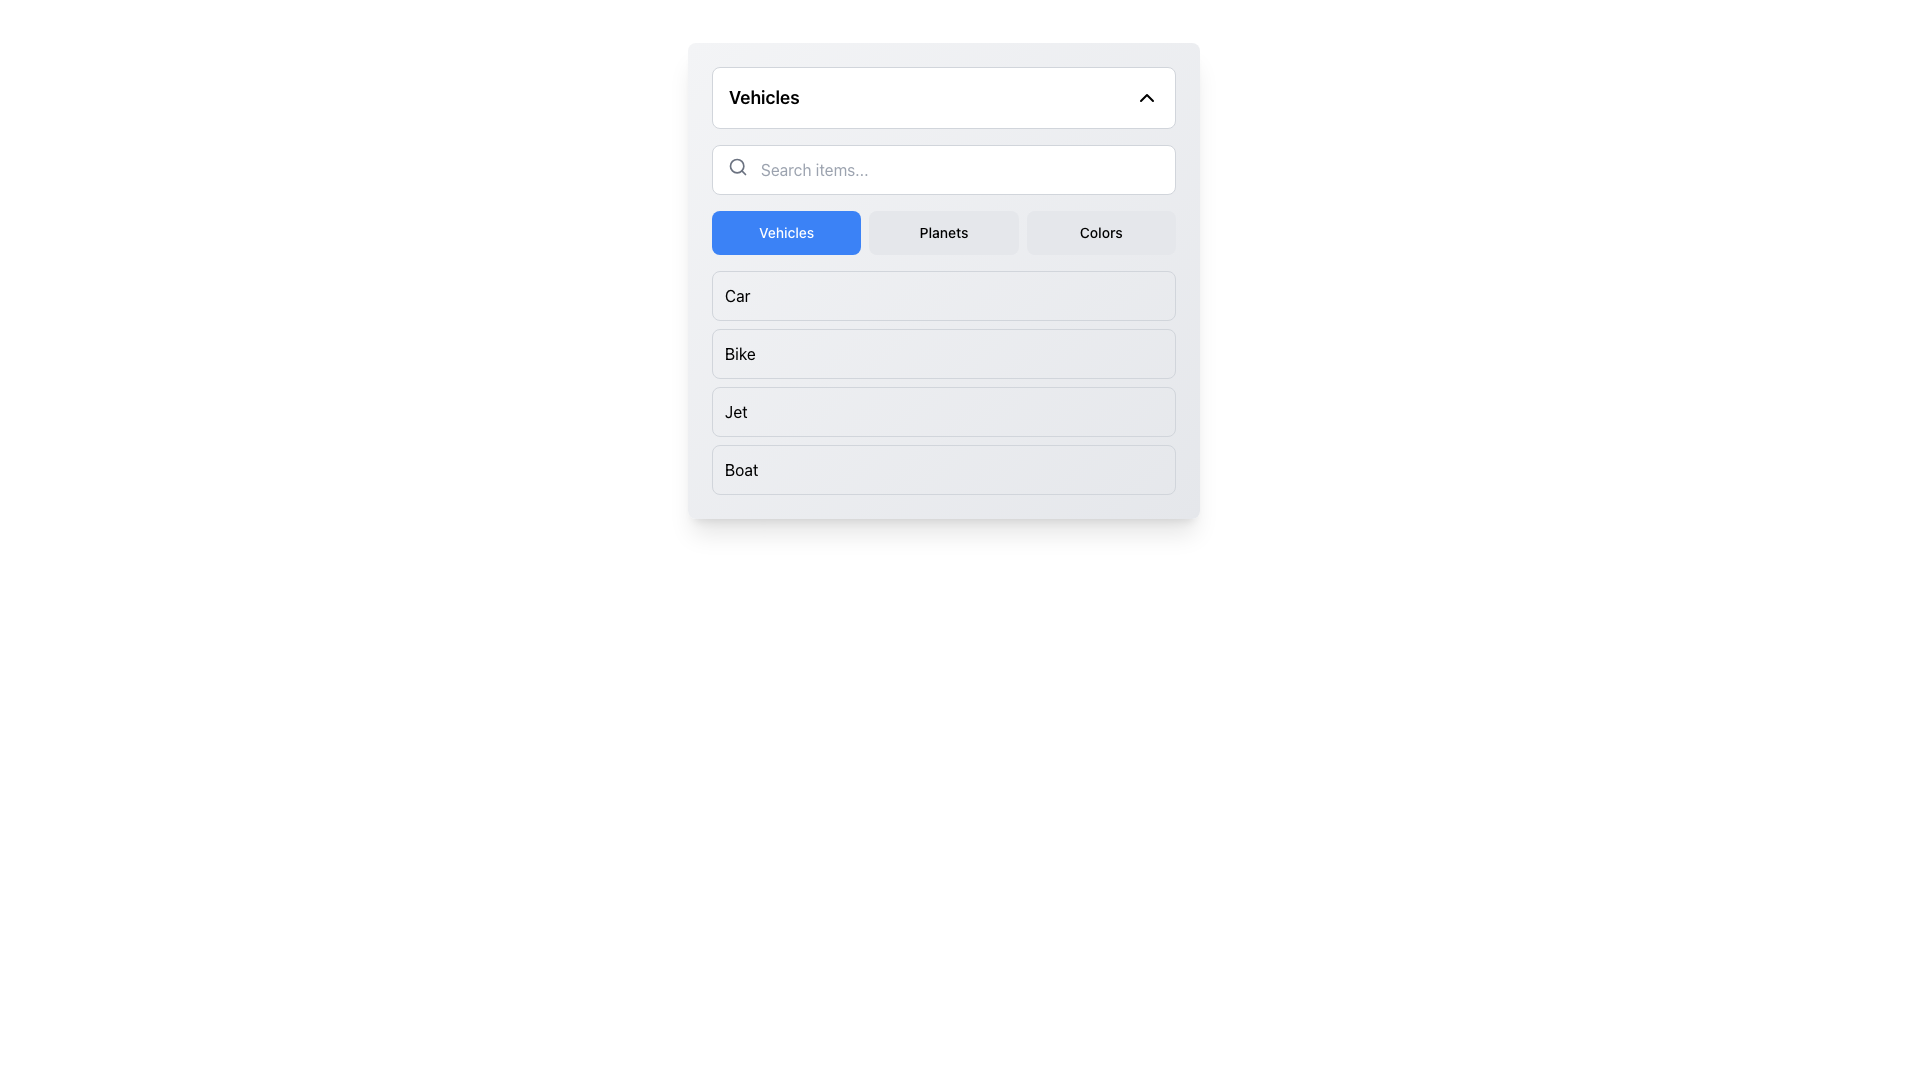  I want to click on the 'Vehicles' button located on the left side of a group of three horizontally aligned buttons, situated beneath the 'Search items' text input field, so click(785, 231).